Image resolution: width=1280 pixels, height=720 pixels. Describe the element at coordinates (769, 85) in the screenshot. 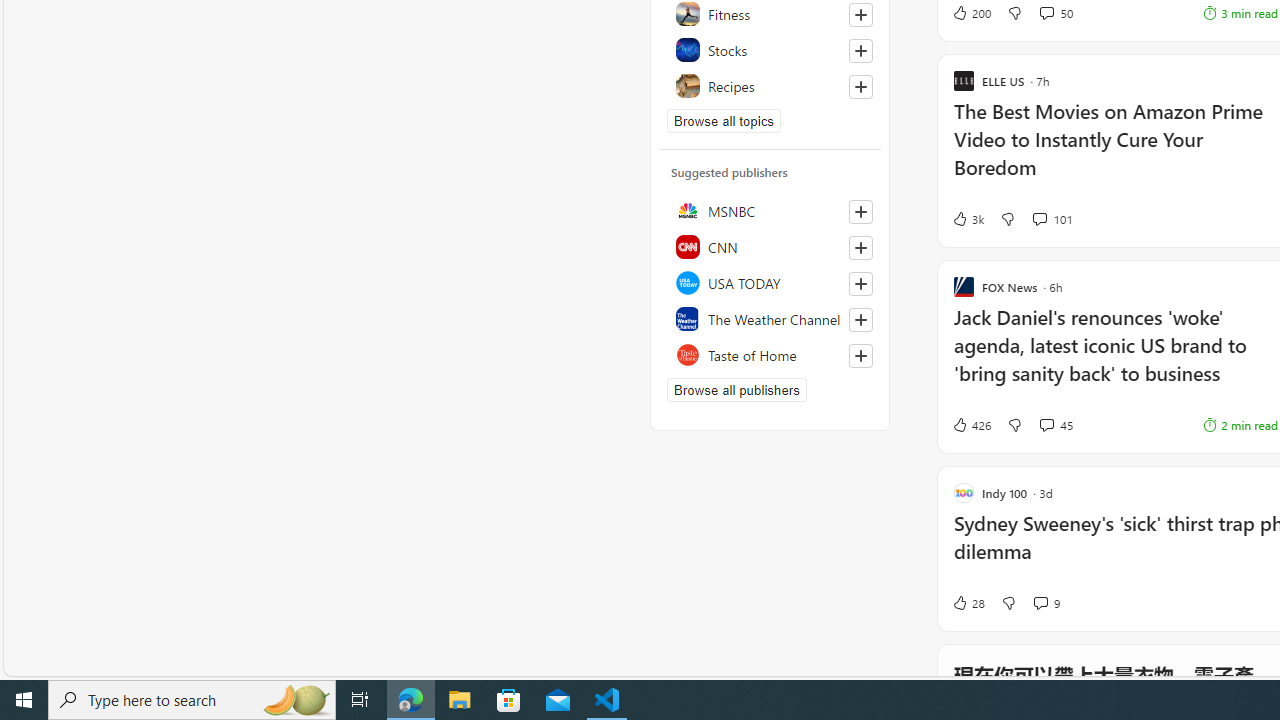

I see `'Recipes'` at that location.